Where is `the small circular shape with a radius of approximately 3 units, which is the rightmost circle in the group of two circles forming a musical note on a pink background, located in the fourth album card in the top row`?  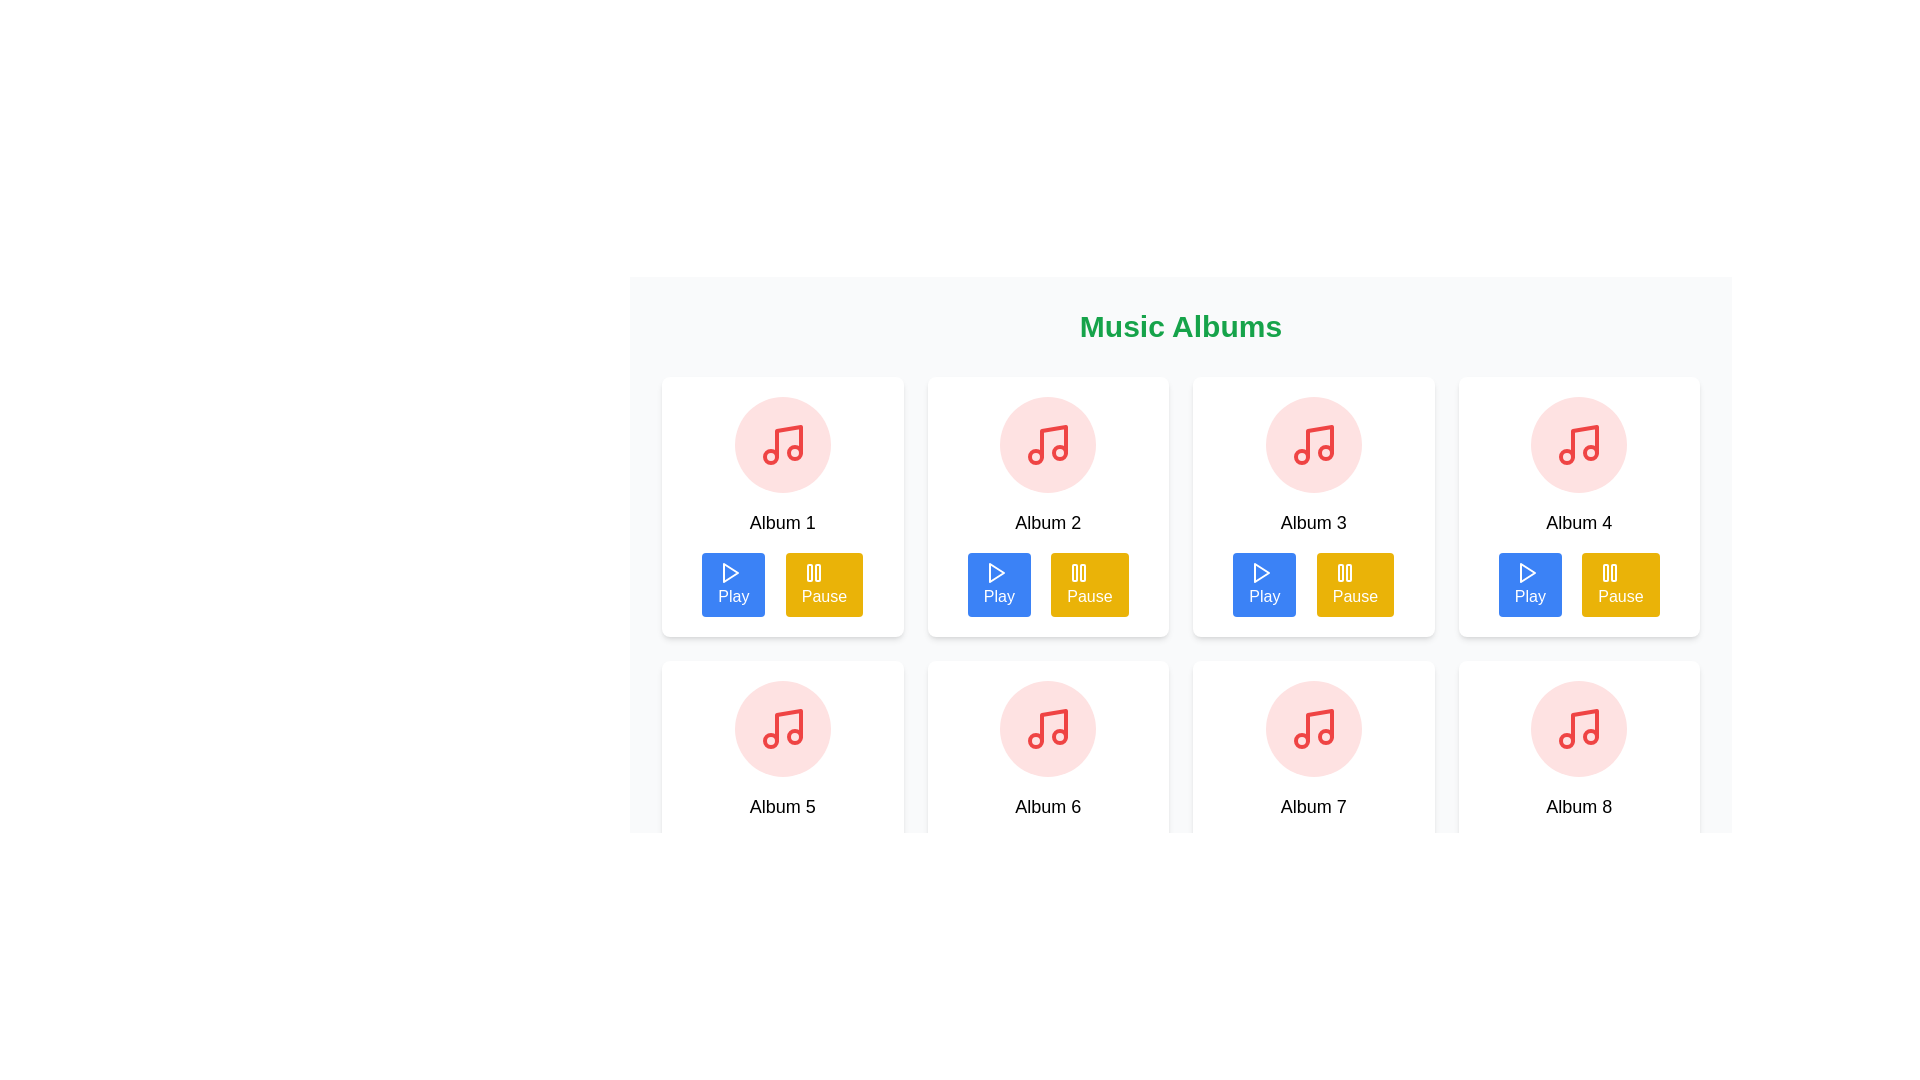
the small circular shape with a radius of approximately 3 units, which is the rightmost circle in the group of two circles forming a musical note on a pink background, located in the fourth album card in the top row is located at coordinates (1590, 452).